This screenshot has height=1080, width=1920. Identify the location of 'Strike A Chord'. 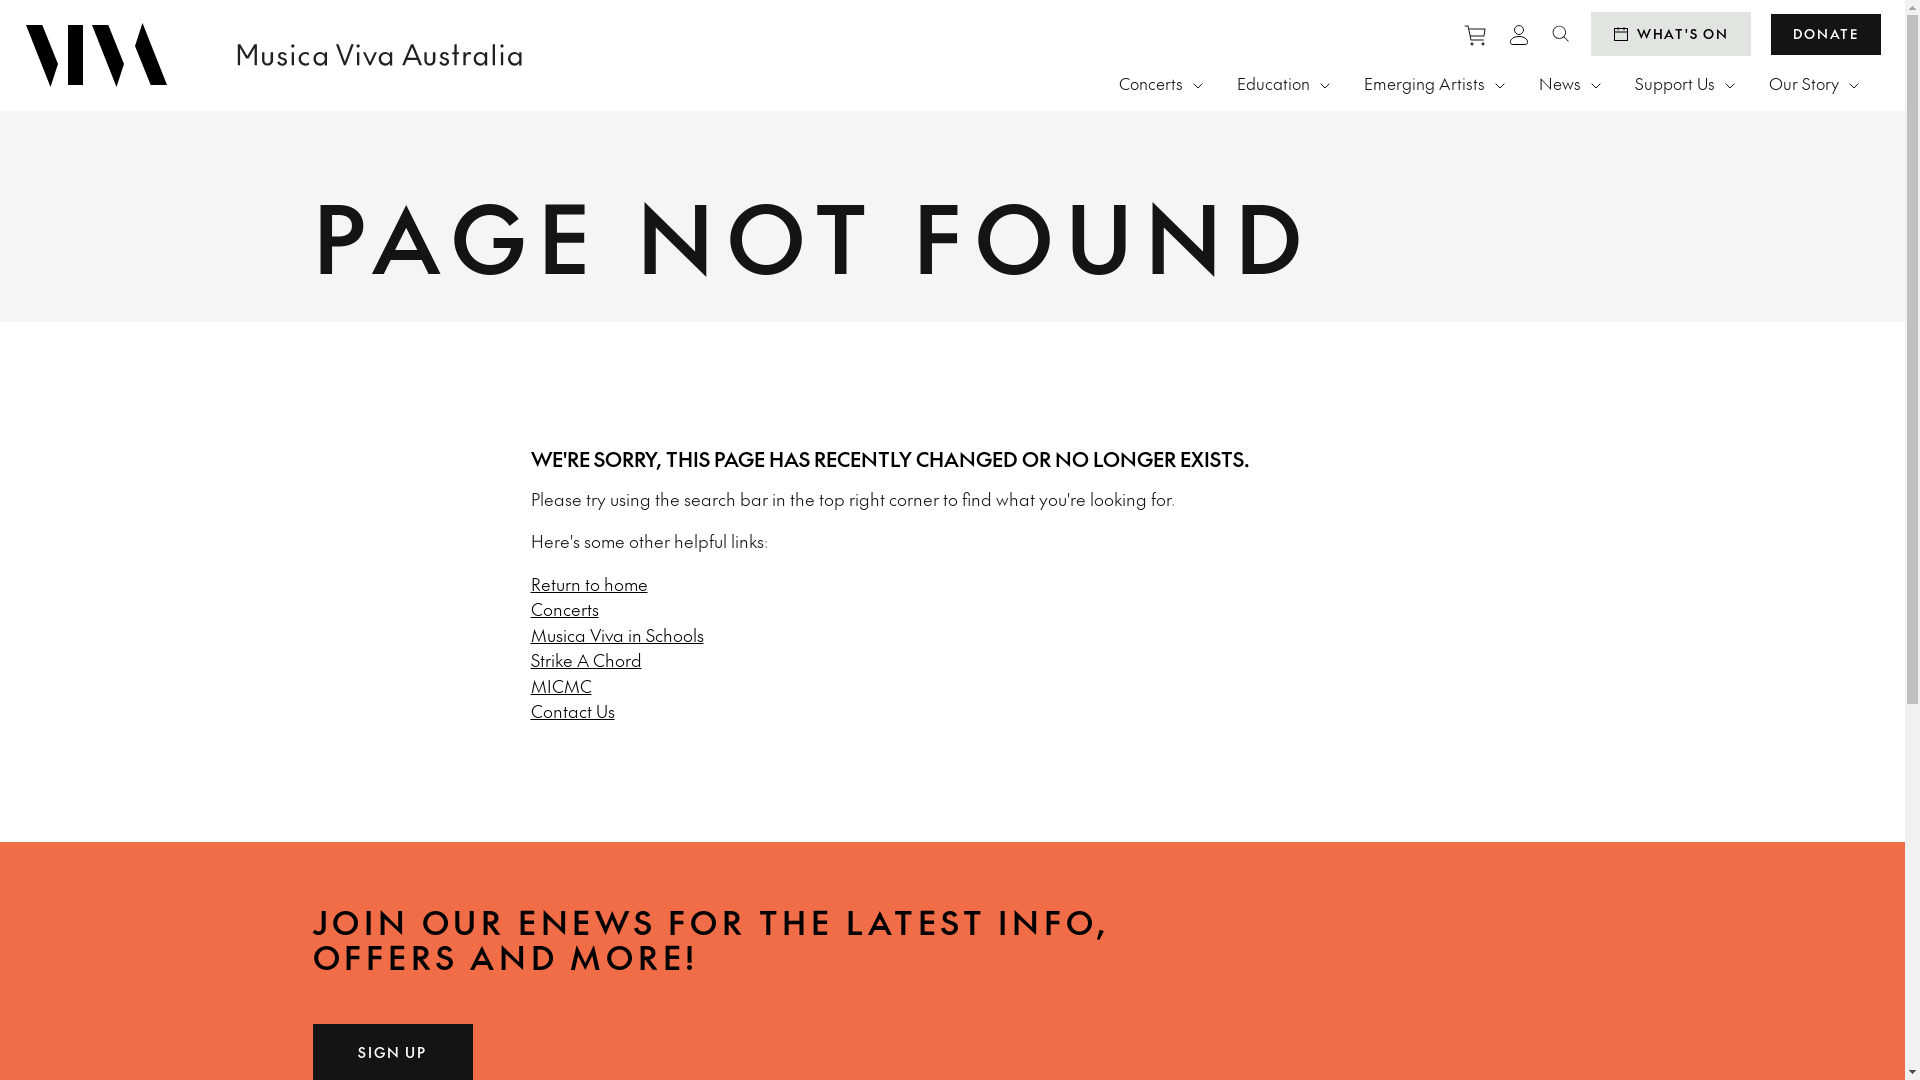
(584, 659).